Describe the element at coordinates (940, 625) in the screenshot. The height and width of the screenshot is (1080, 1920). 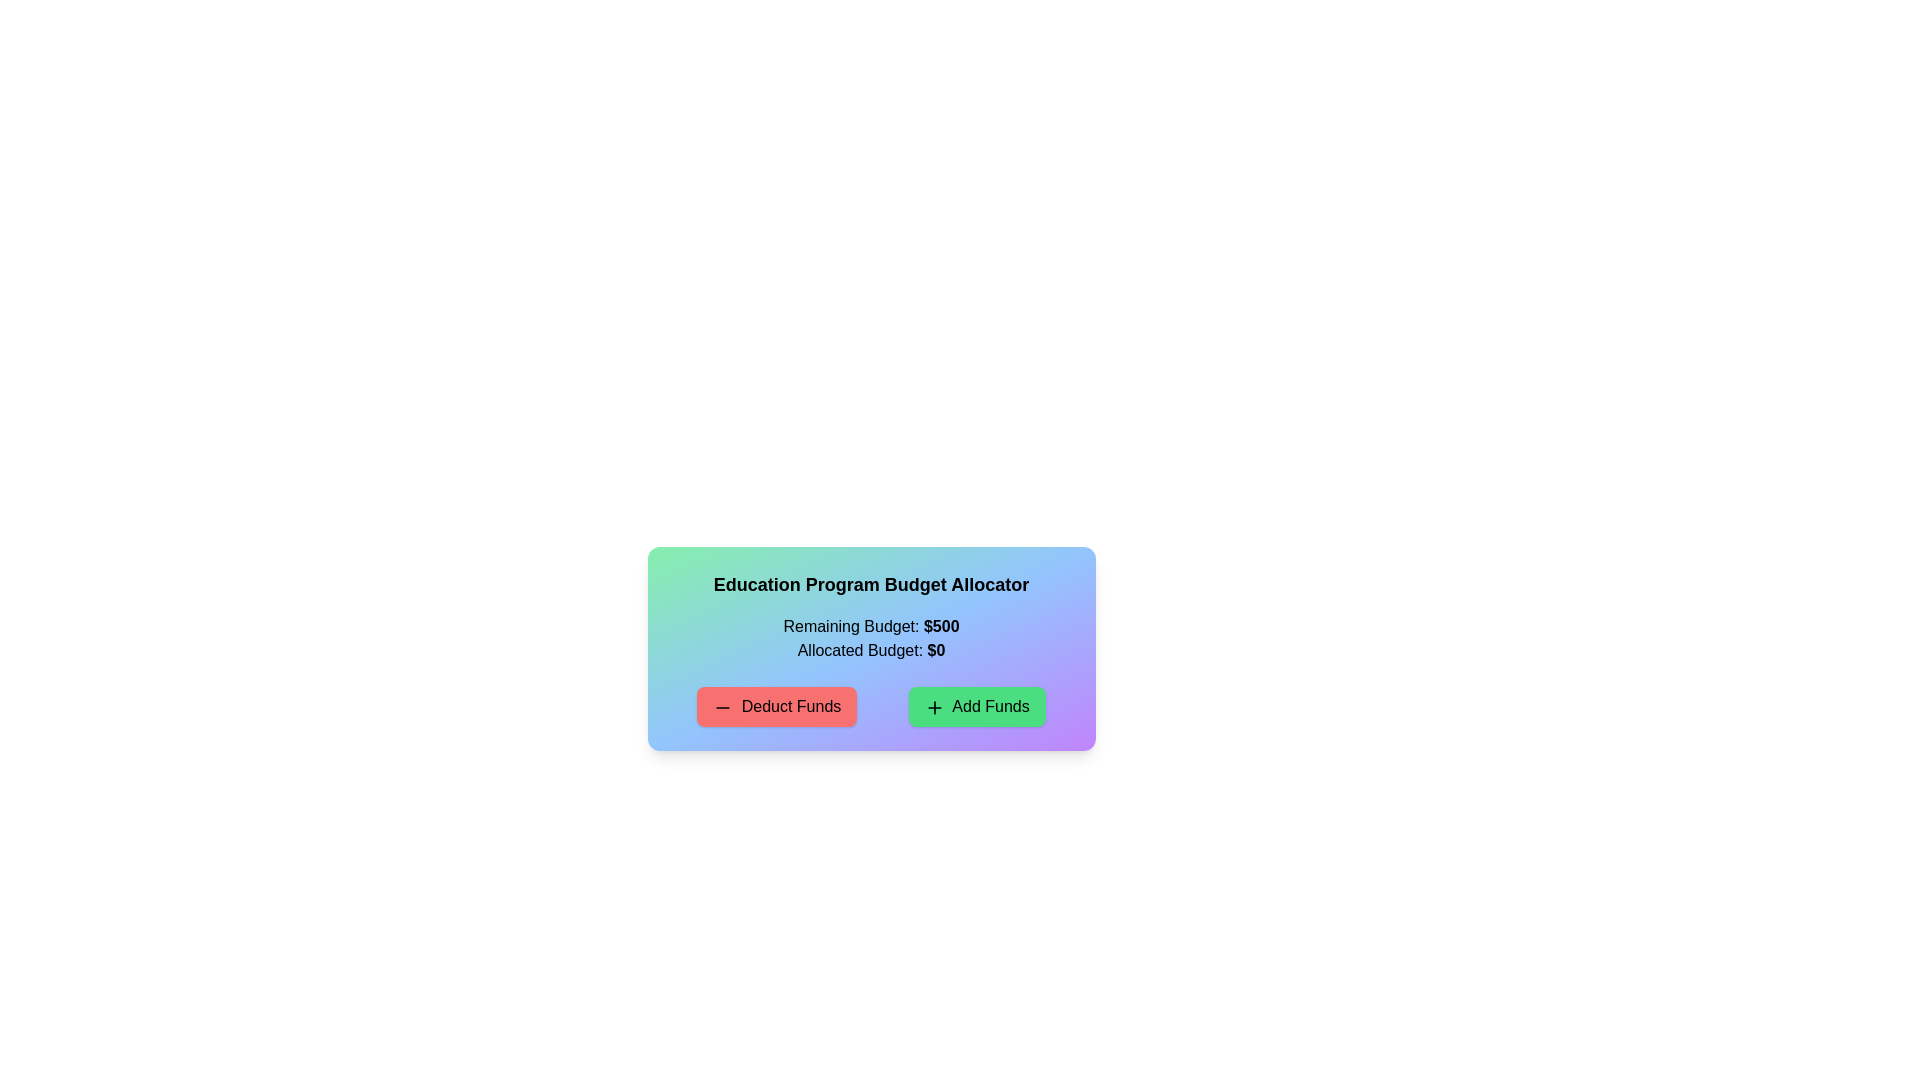
I see `the bolded text label displaying the amount '$500' which is located to the right of the 'Remaining Budget:' label in the middle of the layout` at that location.